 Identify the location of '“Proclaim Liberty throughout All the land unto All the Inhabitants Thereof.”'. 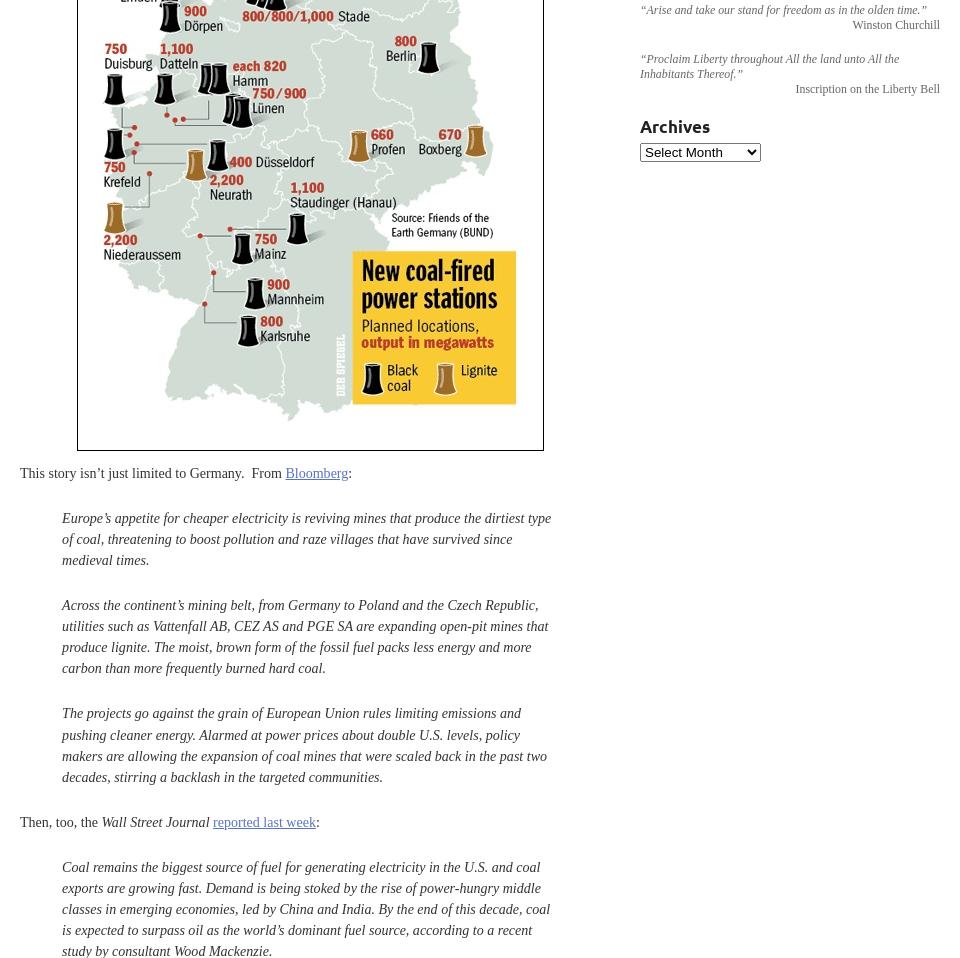
(639, 64).